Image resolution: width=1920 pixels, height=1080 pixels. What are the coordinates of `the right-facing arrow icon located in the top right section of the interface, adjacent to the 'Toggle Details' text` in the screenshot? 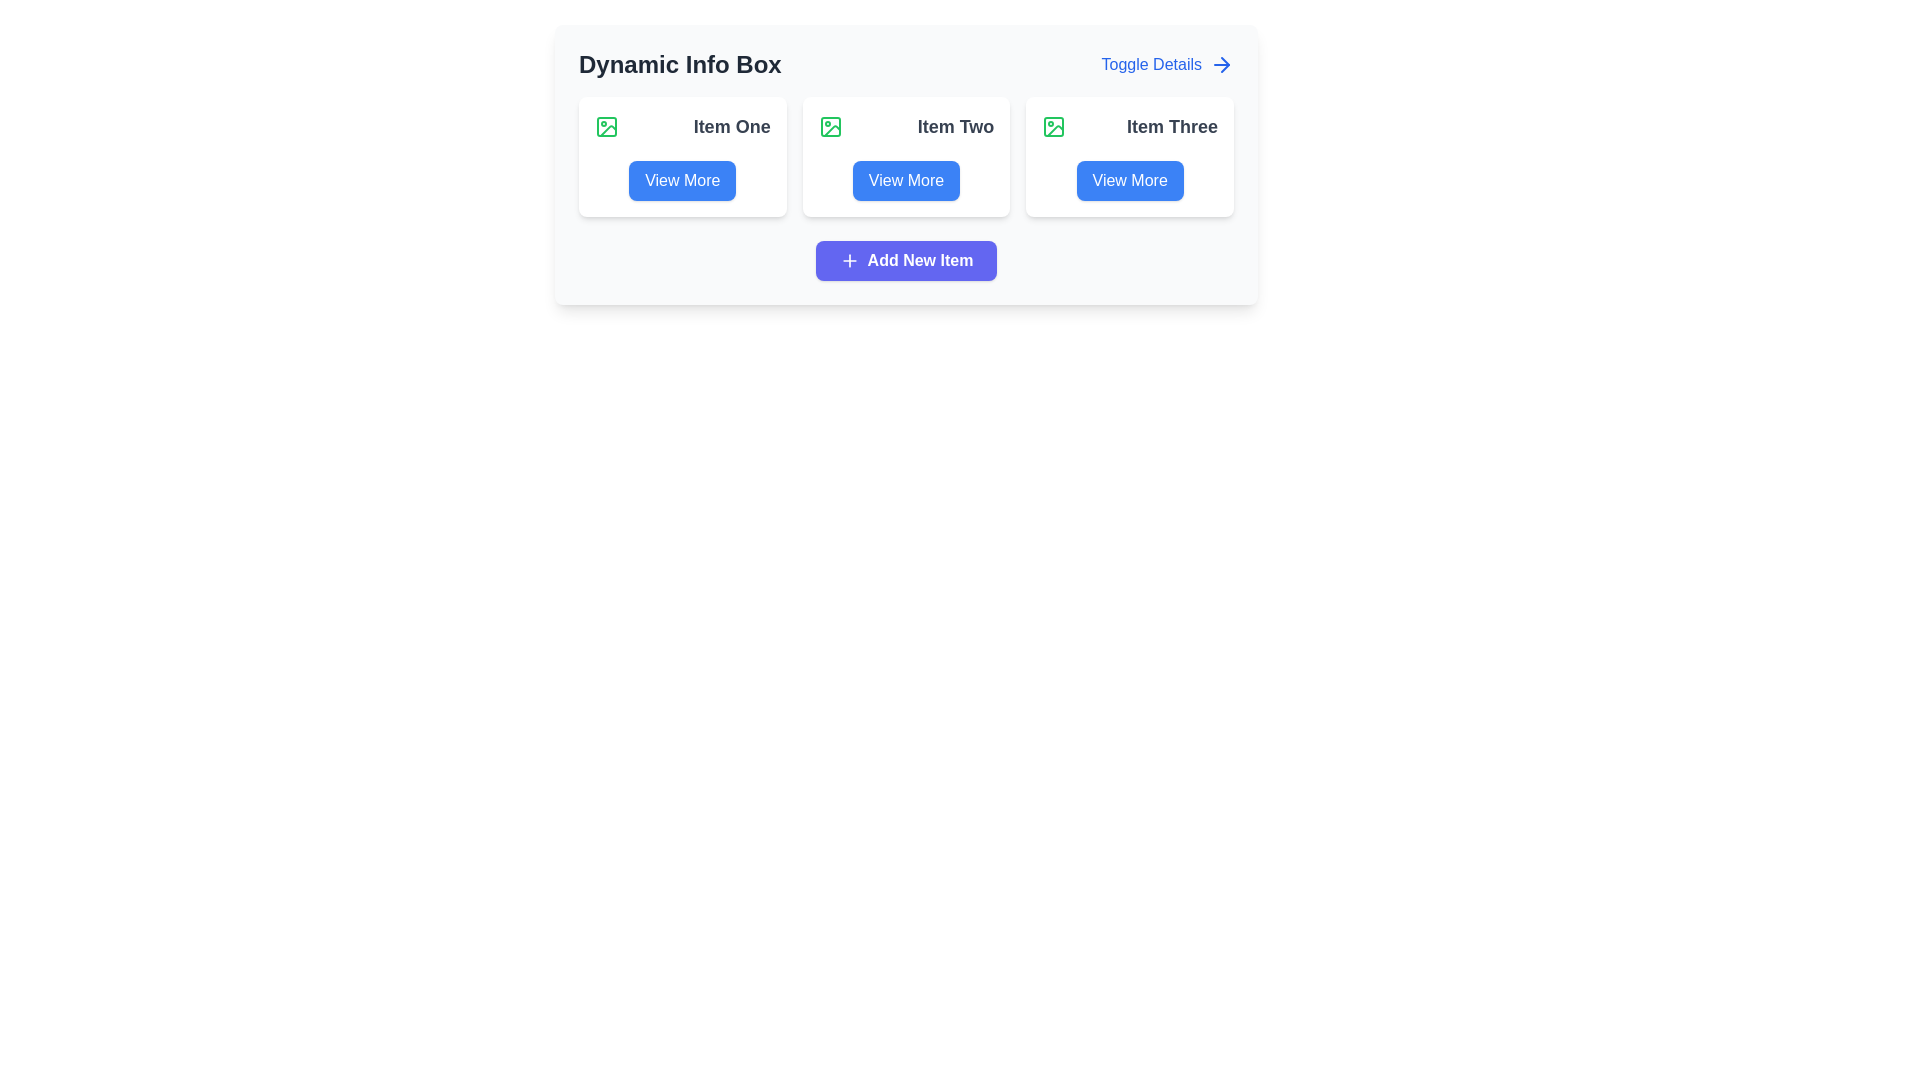 It's located at (1224, 64).